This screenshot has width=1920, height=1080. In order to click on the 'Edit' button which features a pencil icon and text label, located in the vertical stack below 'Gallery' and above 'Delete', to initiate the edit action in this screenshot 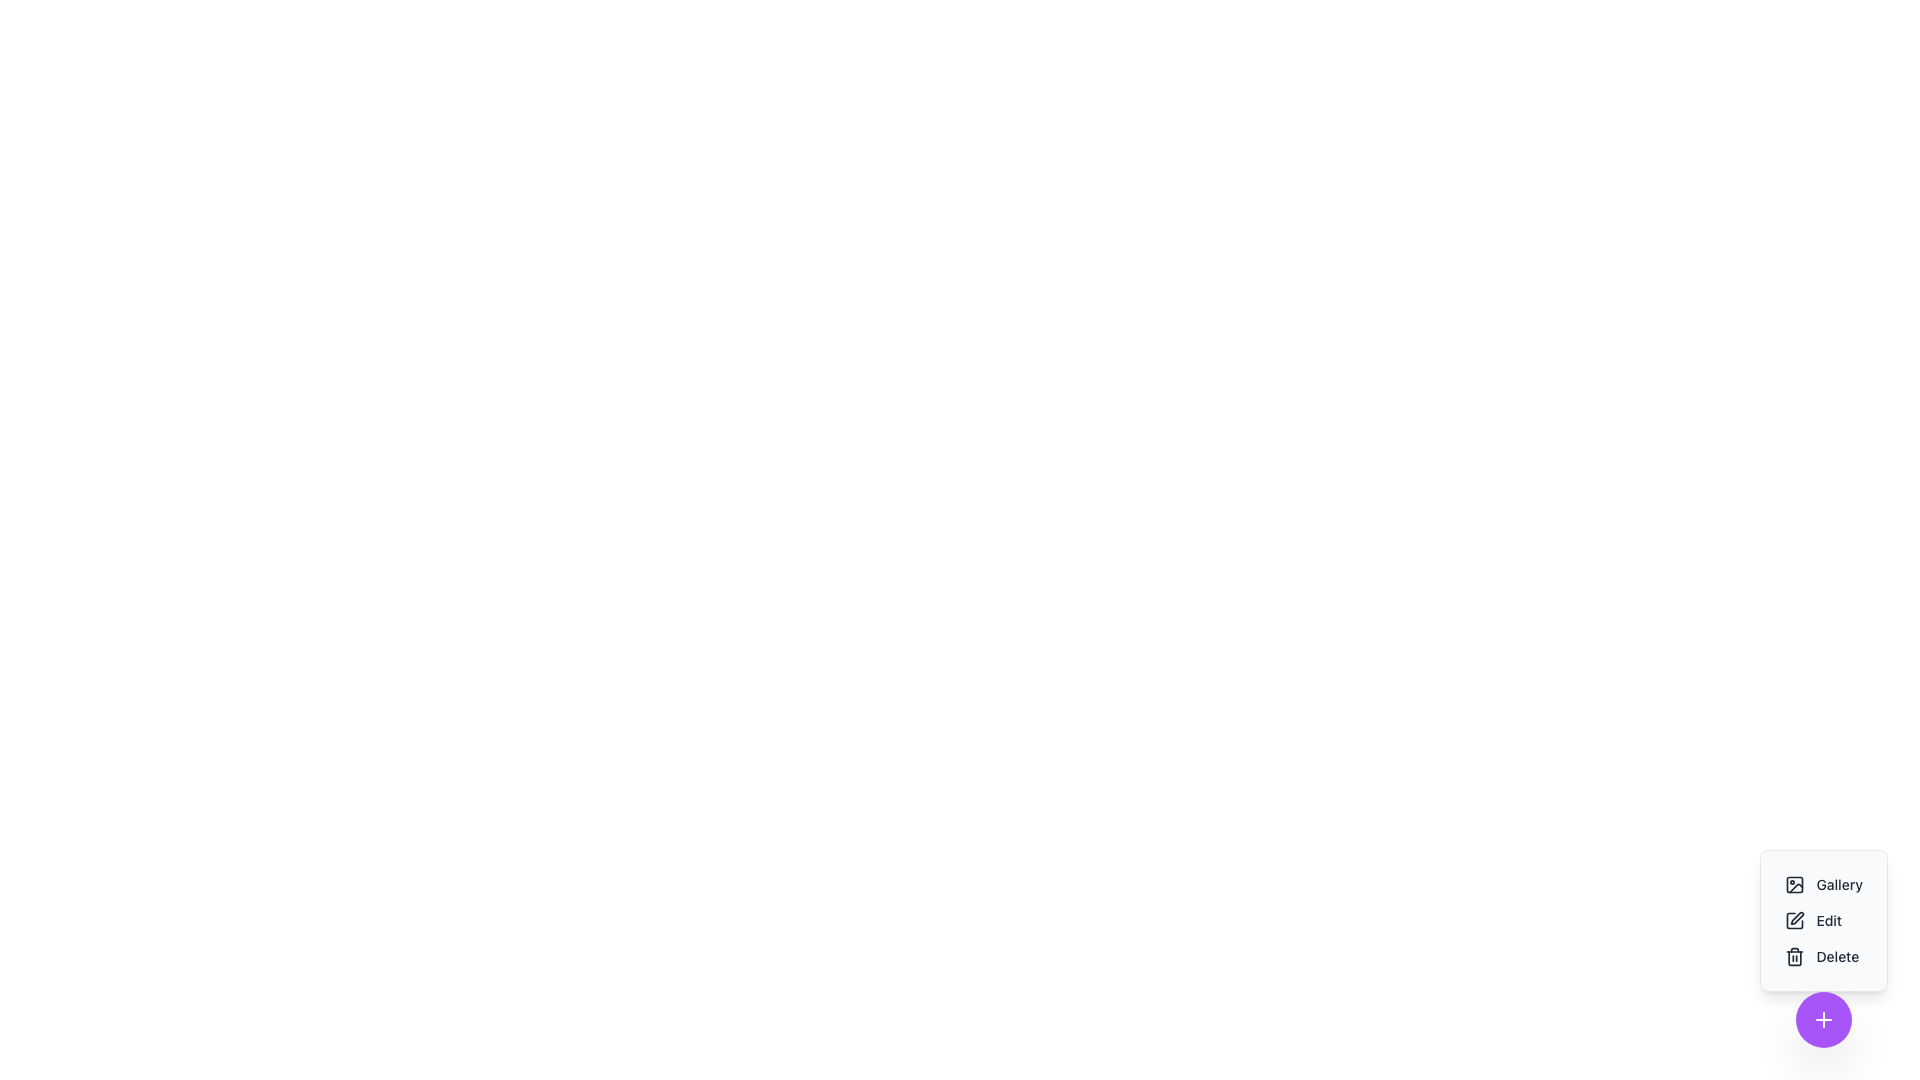, I will do `click(1813, 921)`.